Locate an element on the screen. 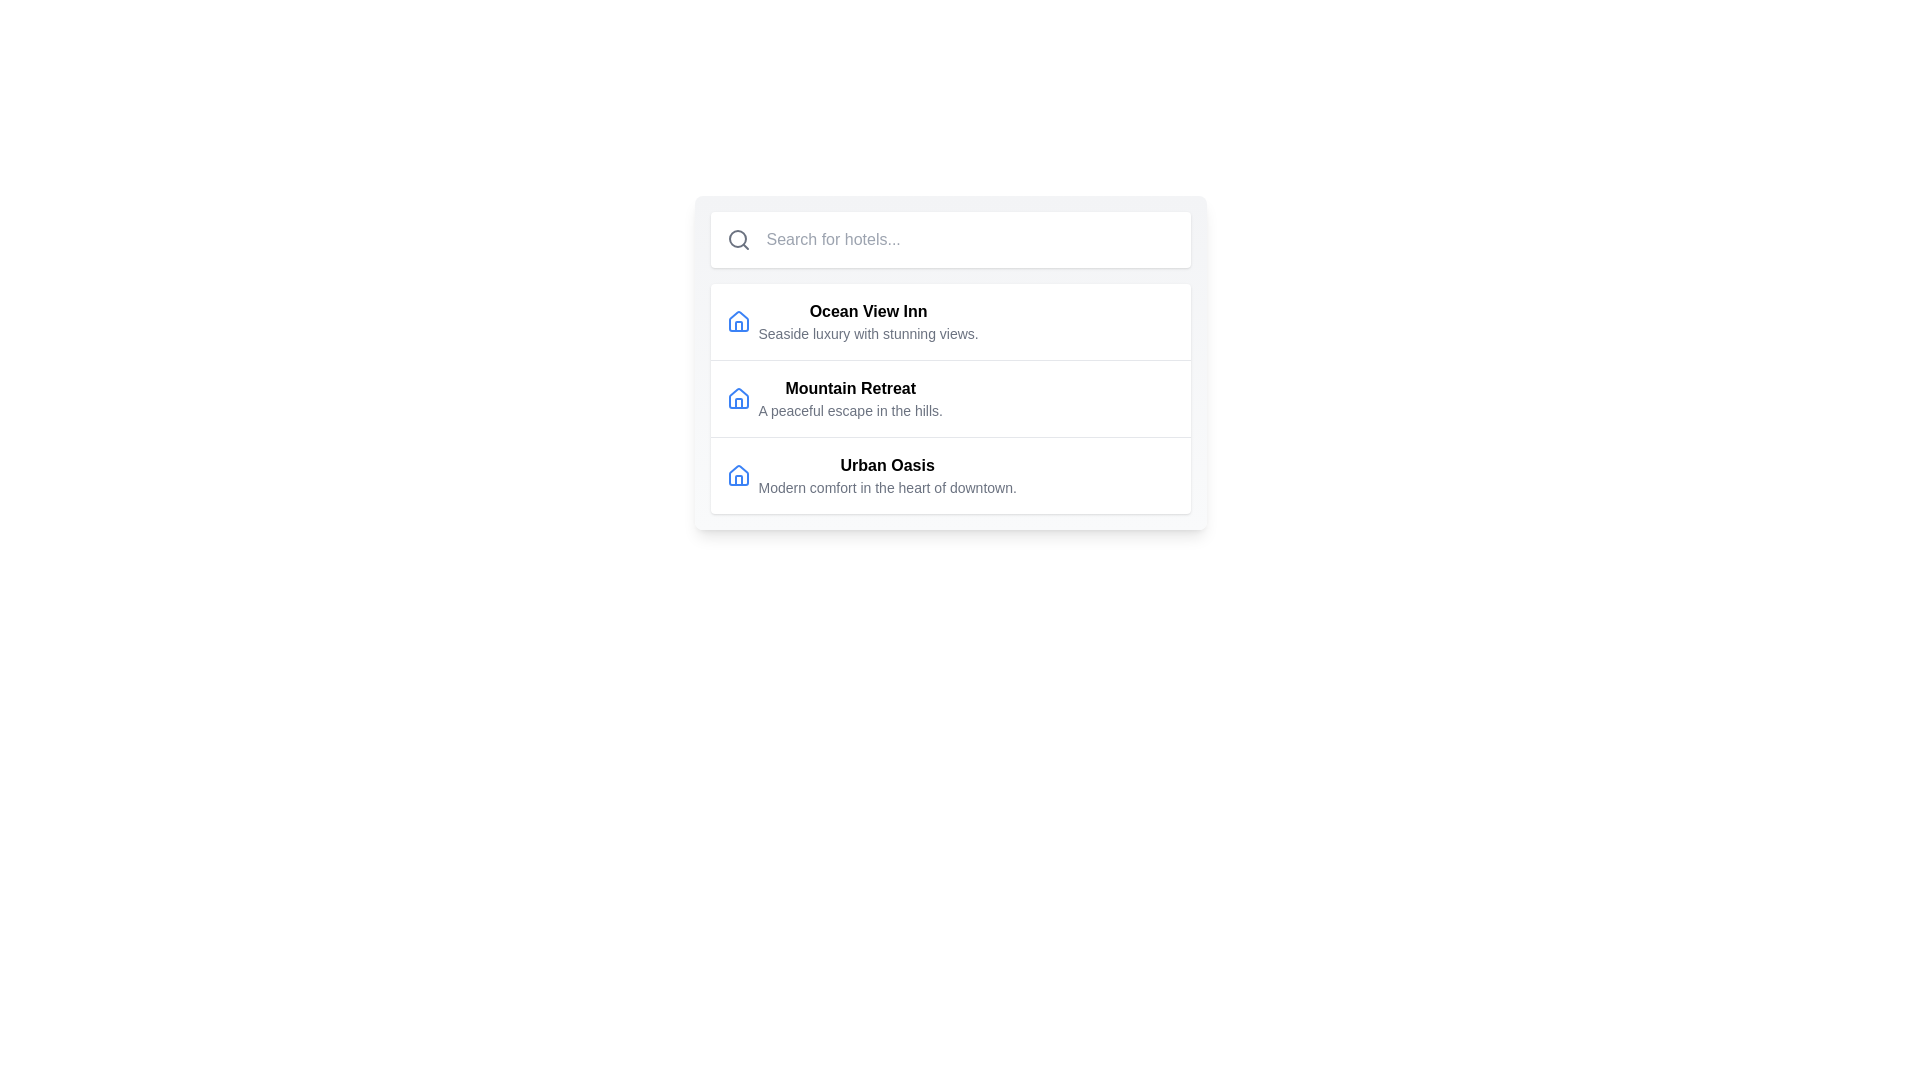 The height and width of the screenshot is (1080, 1920). the second card in the list that represents 'Mountain Retreat' to read the displayed information is located at coordinates (949, 362).